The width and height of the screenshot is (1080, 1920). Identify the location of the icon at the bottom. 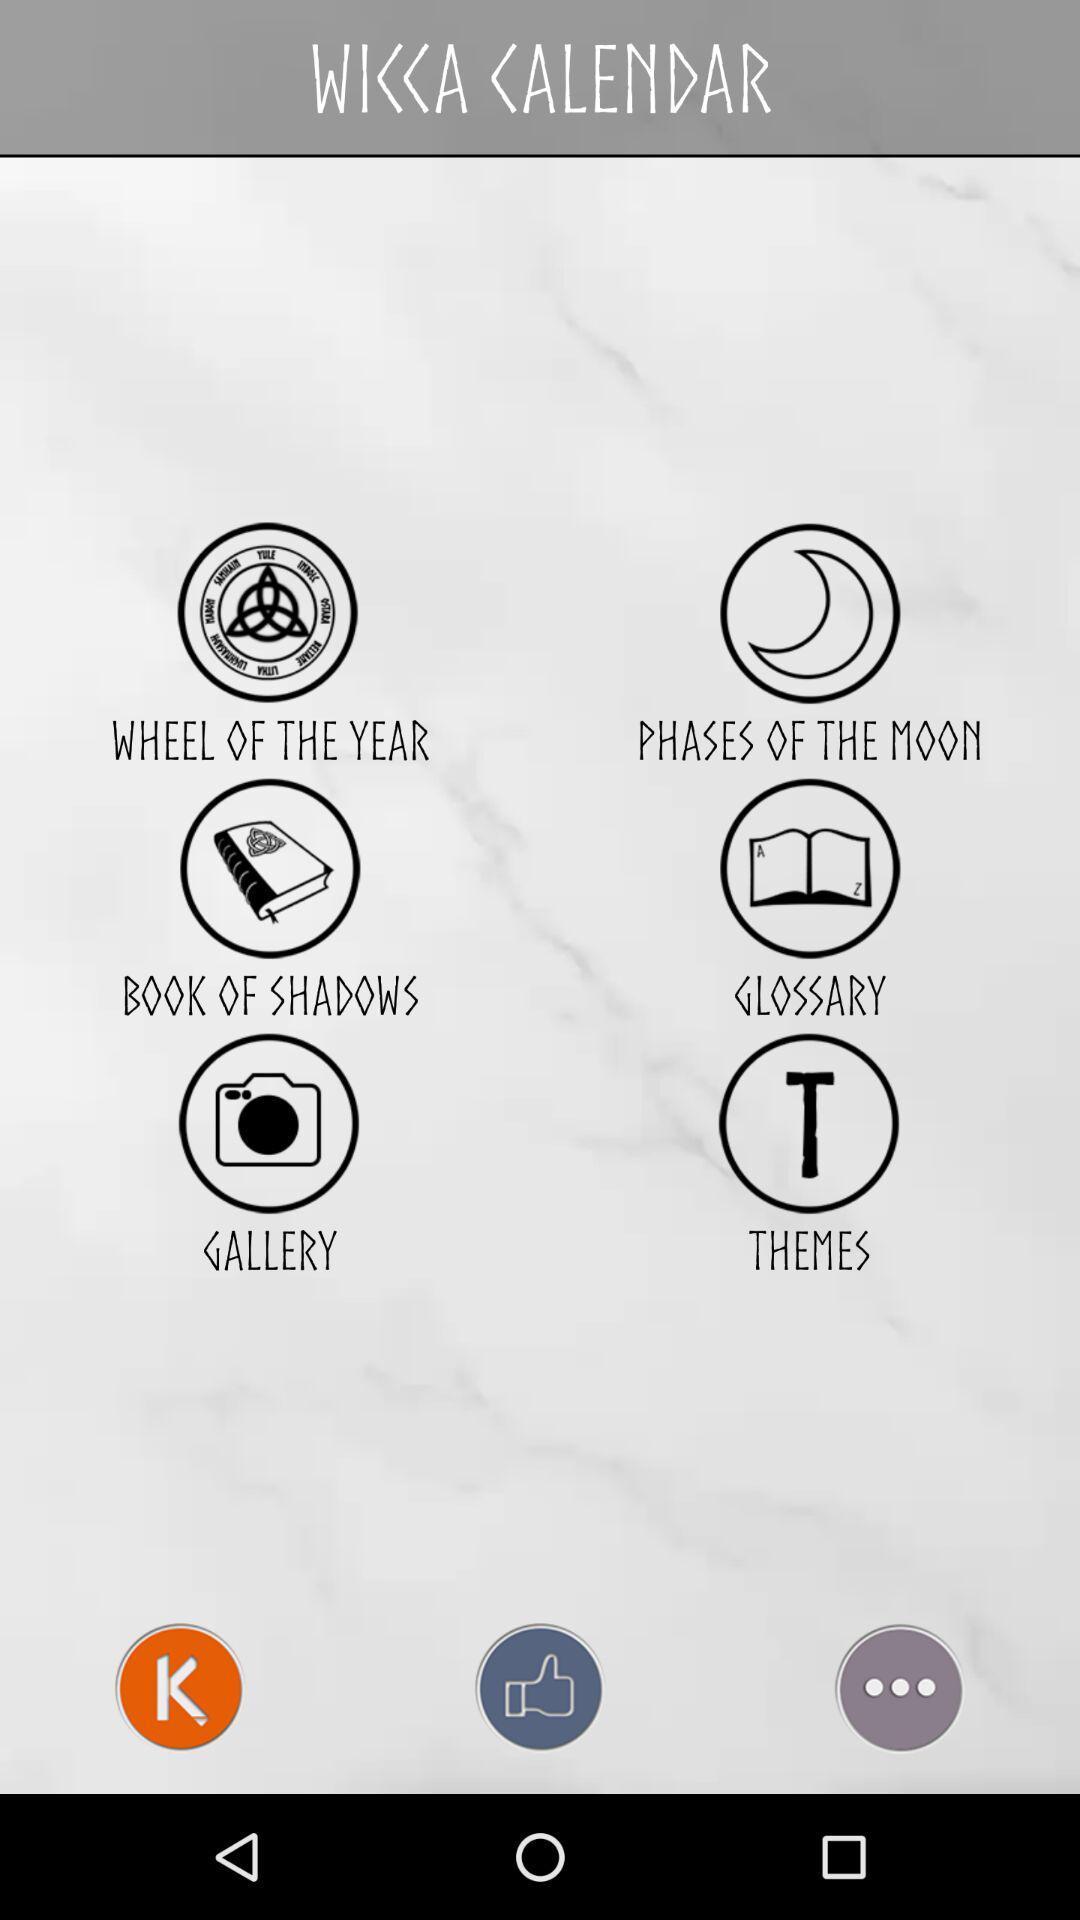
(540, 1687).